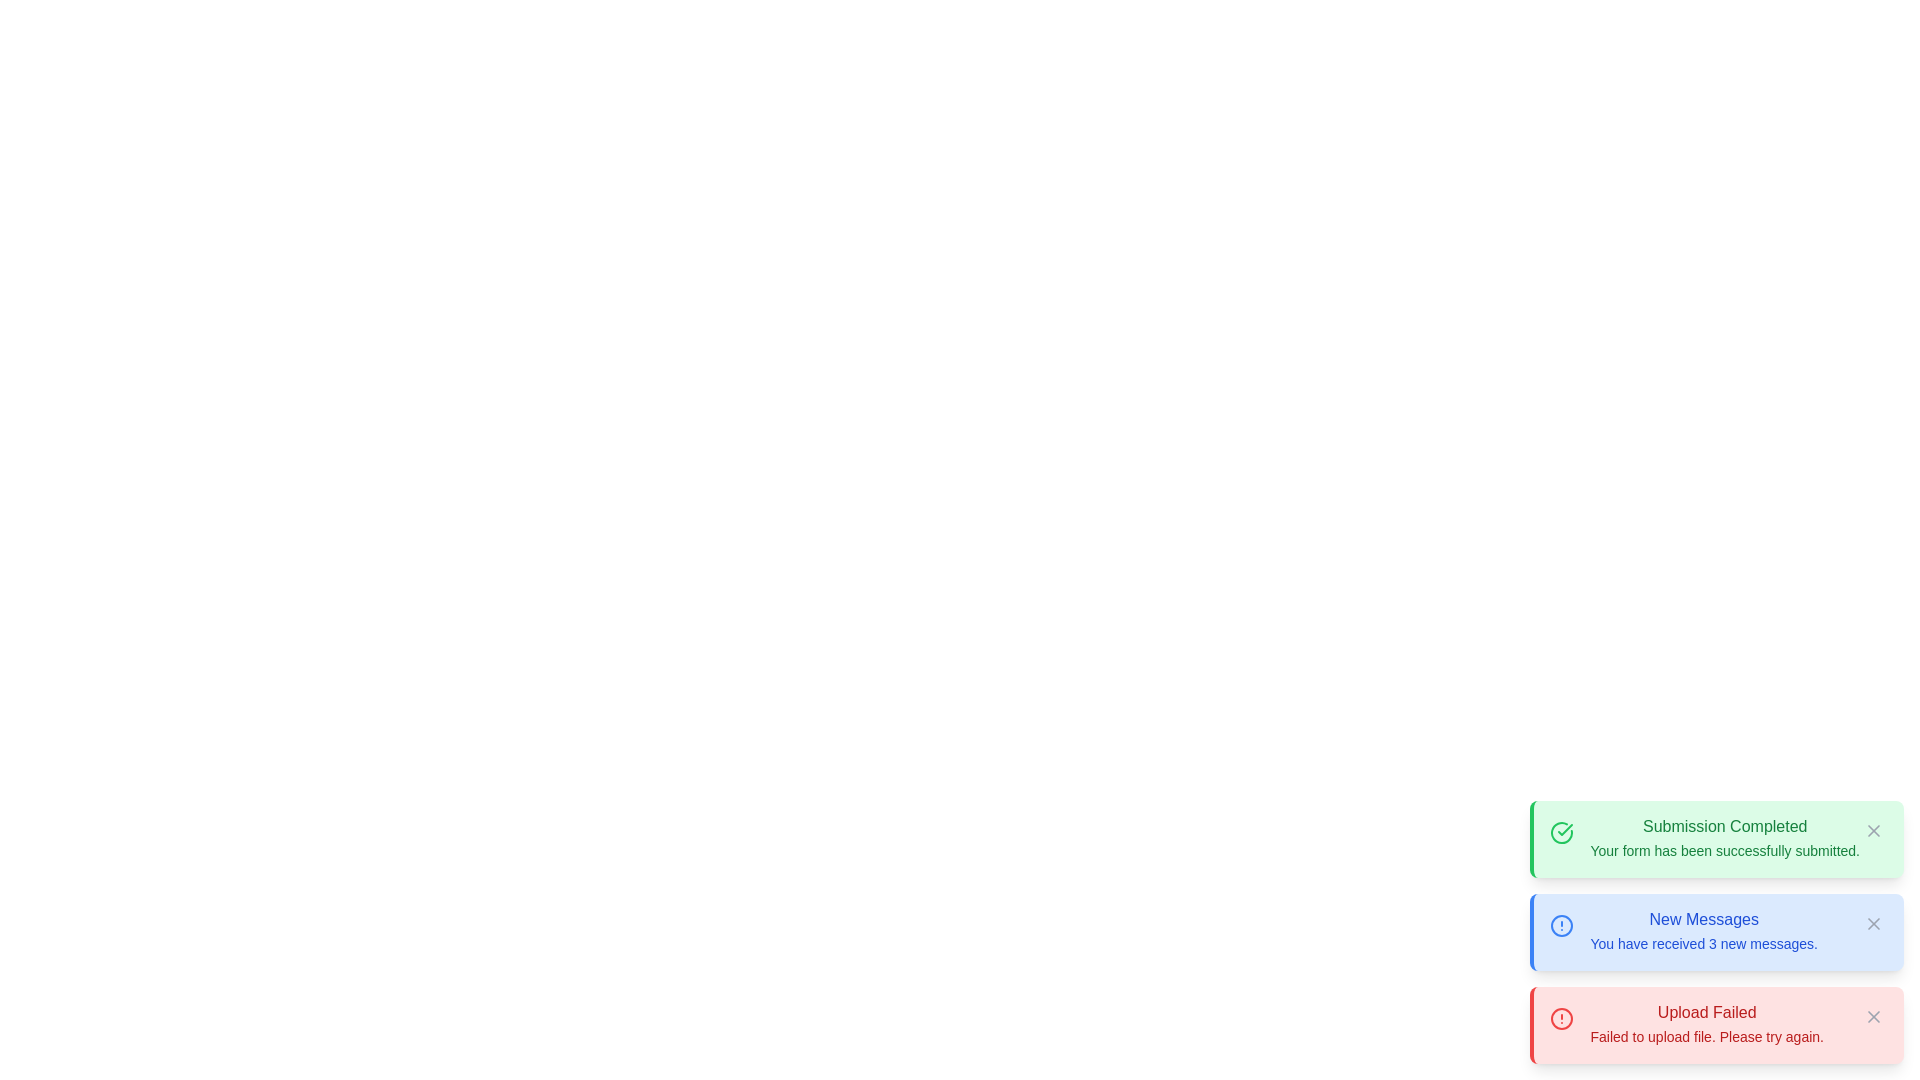 The width and height of the screenshot is (1920, 1080). Describe the element at coordinates (1872, 830) in the screenshot. I see `the Icon button with an 'X' symbol located at the top-right corner of the 'Submission Completed' notification` at that location.